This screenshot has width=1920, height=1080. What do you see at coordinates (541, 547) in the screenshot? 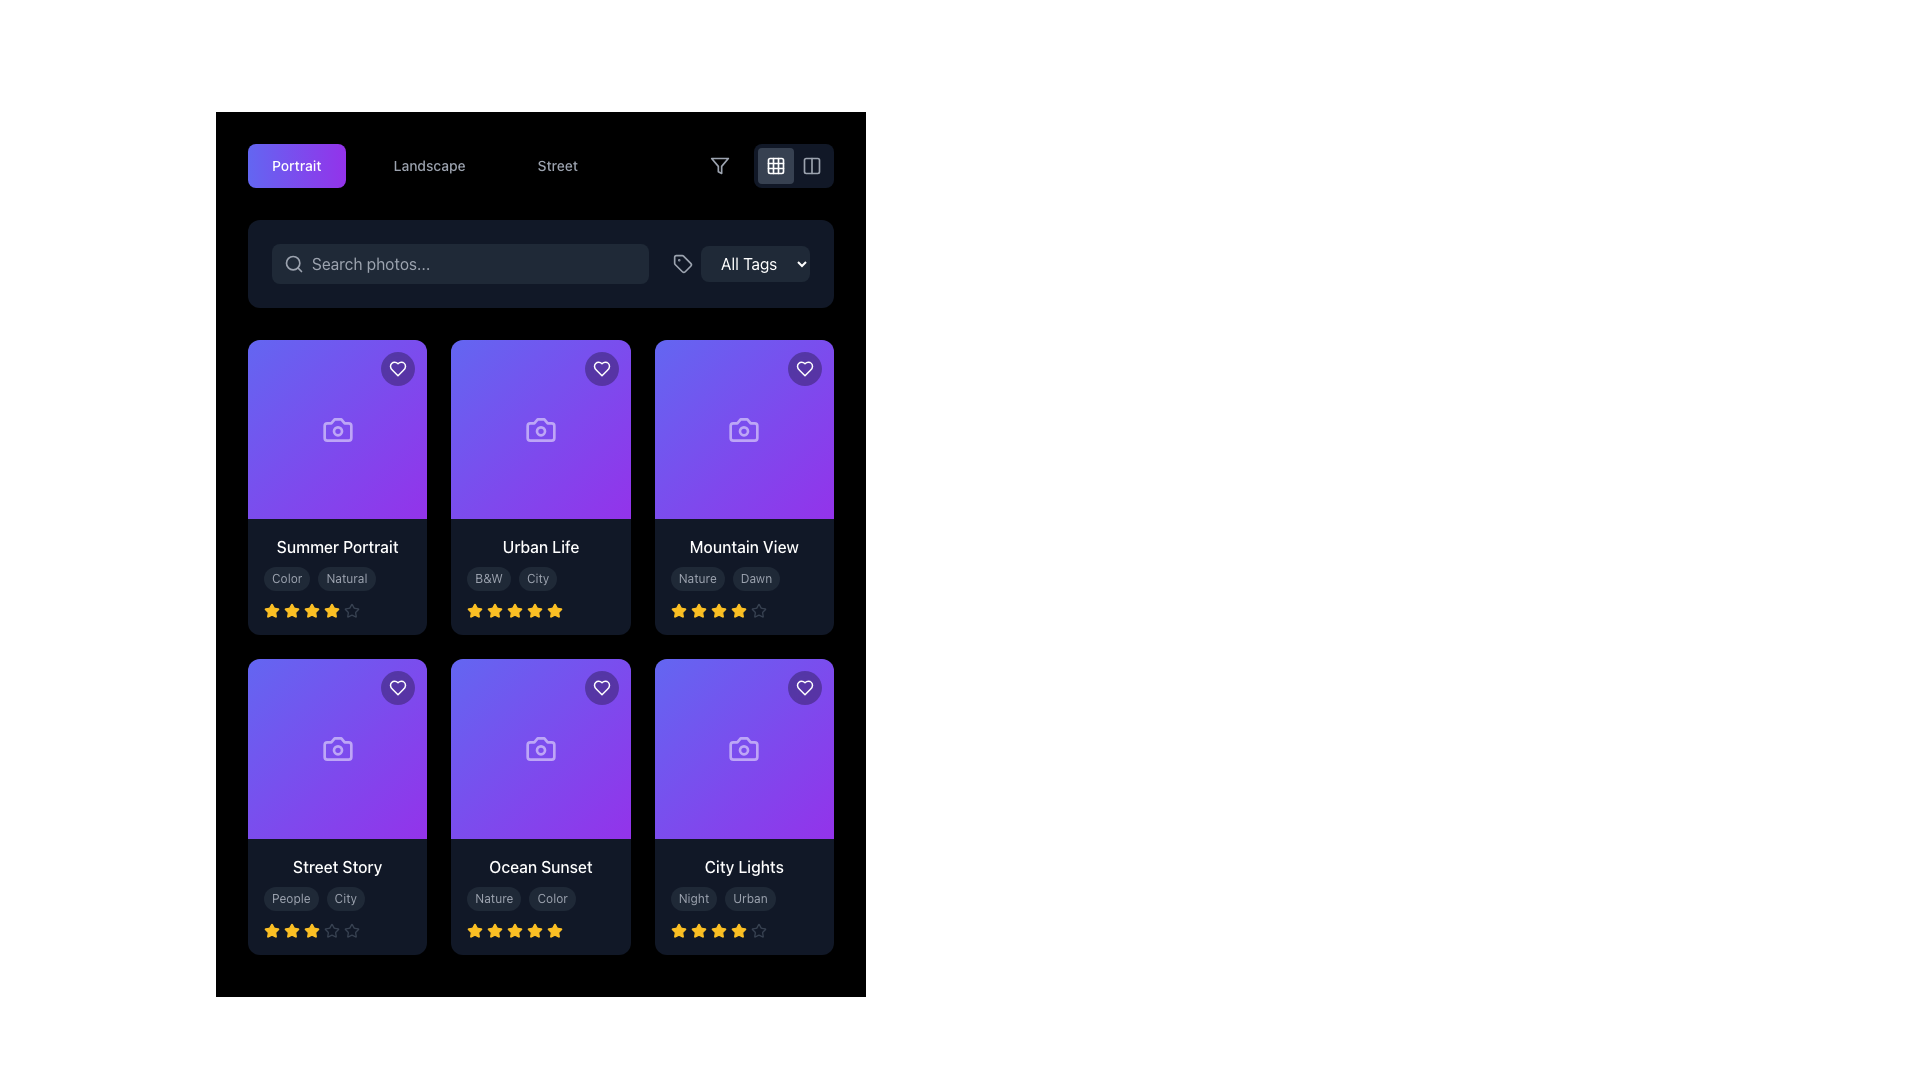
I see `text displayed in the 'Urban Life' Text Label, which is in white font on a dark background, located in the first row of the second column of the grid layout` at bounding box center [541, 547].